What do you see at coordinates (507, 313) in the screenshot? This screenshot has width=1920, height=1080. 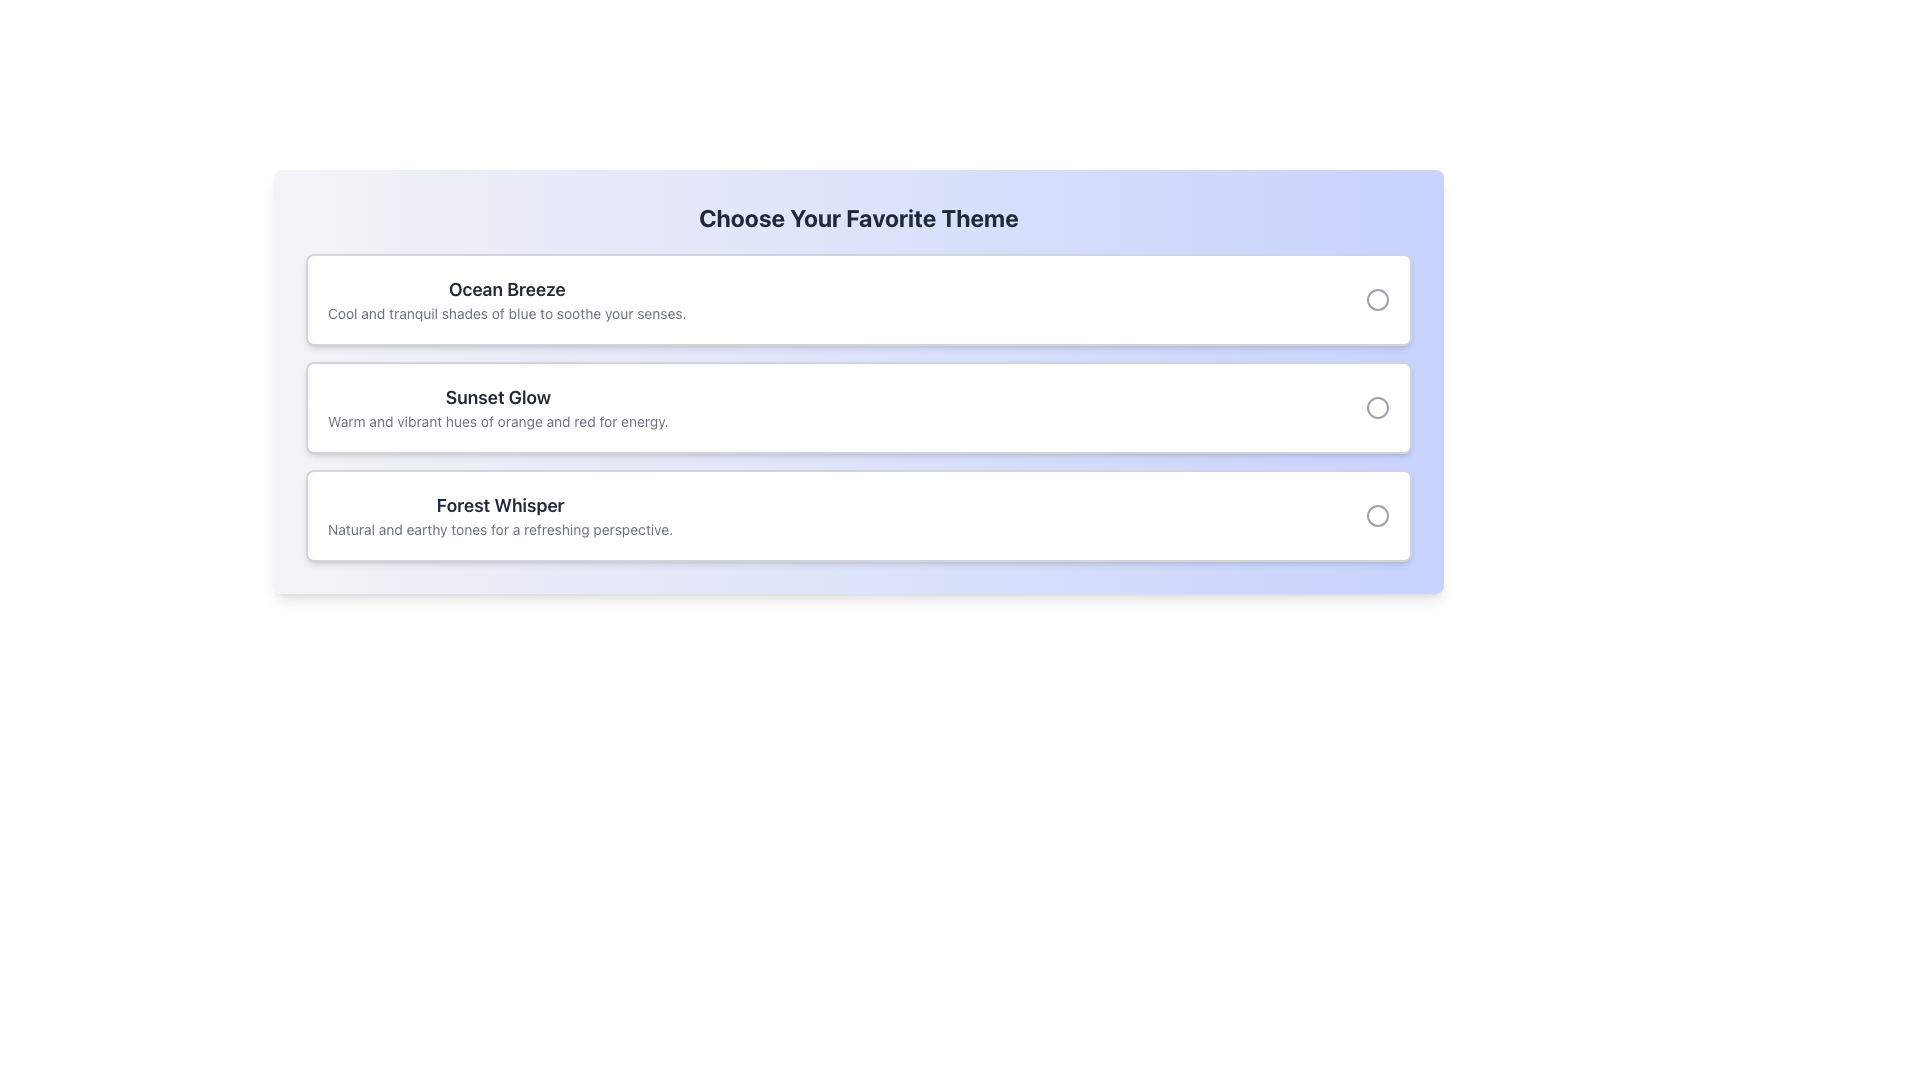 I see `the text element reading 'Cool and tranquil shades of blue to soothe your senses.' which is styled in a small, light gray font and positioned below the bold text 'Ocean Breeze' in the first option card of the vertical list` at bounding box center [507, 313].